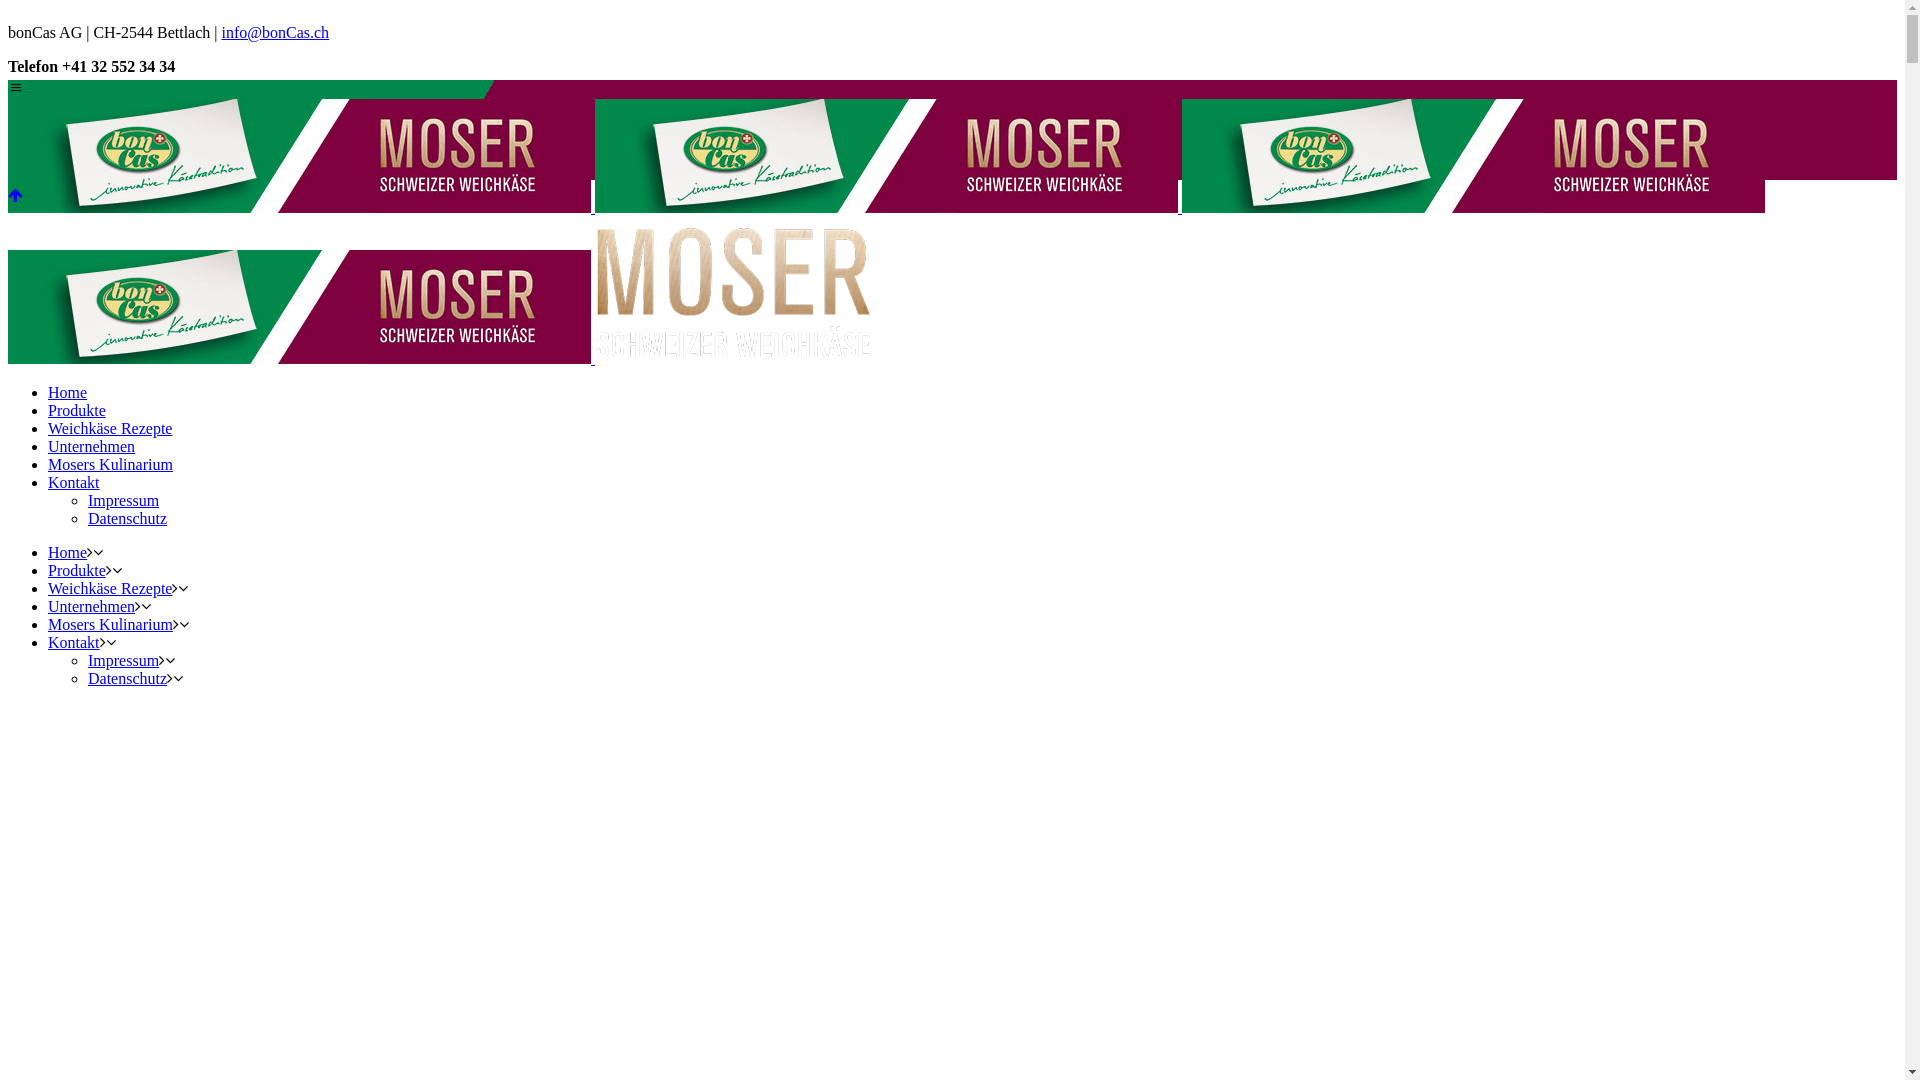  What do you see at coordinates (48, 482) in the screenshot?
I see `'Kontakt'` at bounding box center [48, 482].